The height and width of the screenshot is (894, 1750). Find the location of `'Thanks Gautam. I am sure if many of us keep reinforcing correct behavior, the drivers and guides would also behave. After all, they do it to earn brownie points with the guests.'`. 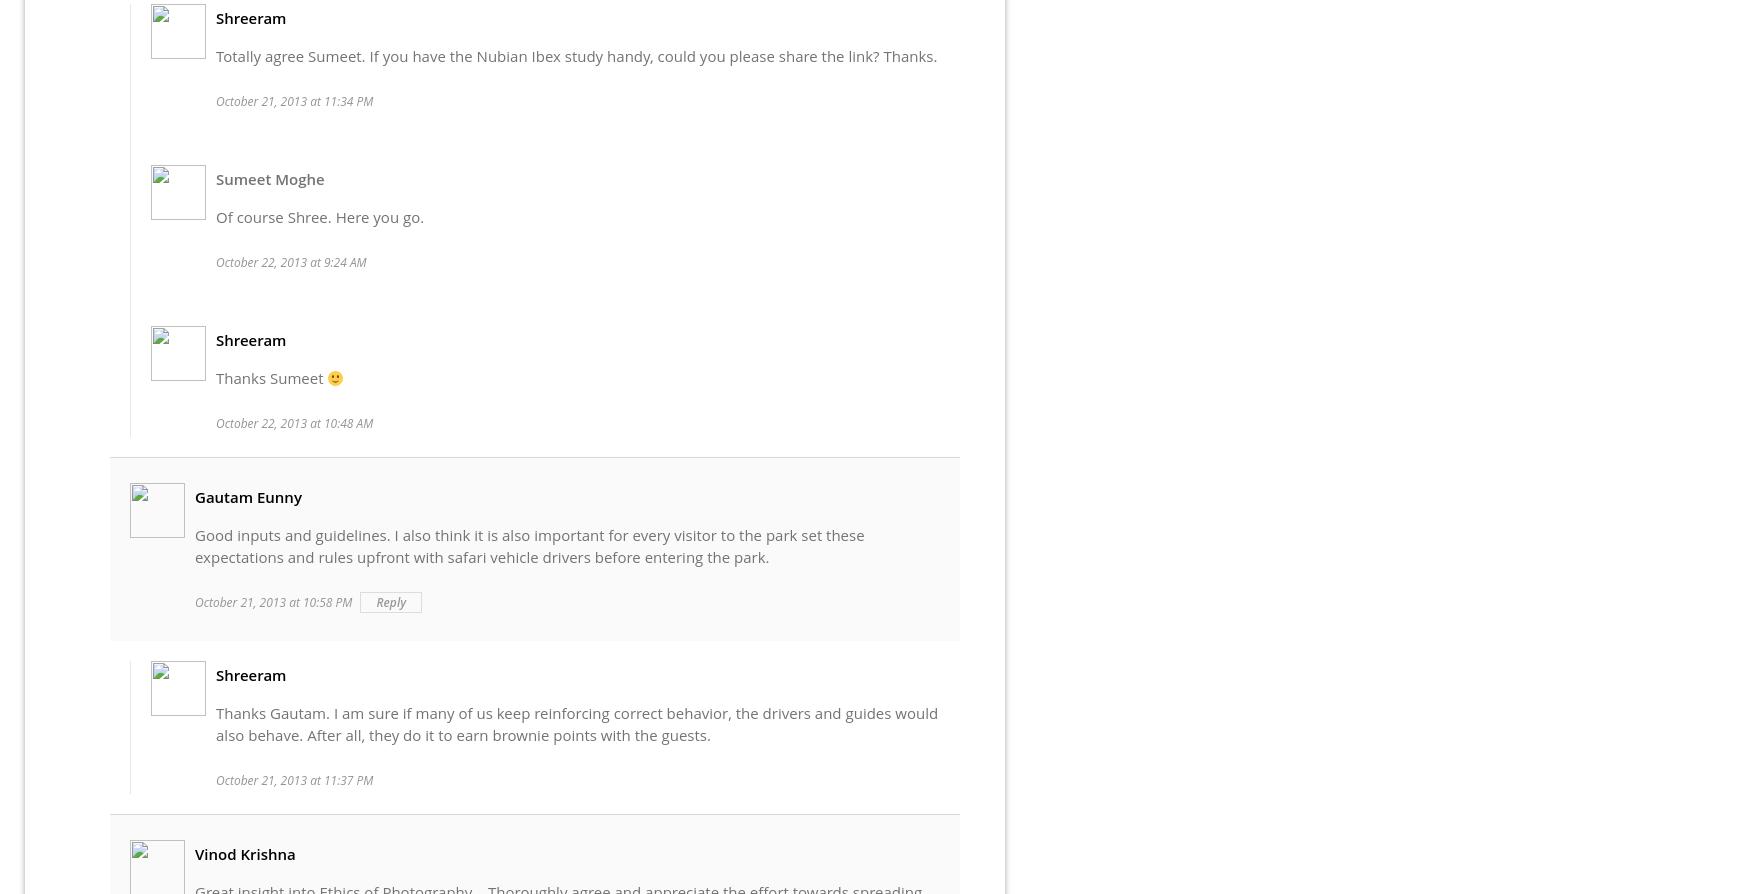

'Thanks Gautam. I am sure if many of us keep reinforcing correct behavior, the drivers and guides would also behave. After all, they do it to earn brownie points with the guests.' is located at coordinates (576, 722).